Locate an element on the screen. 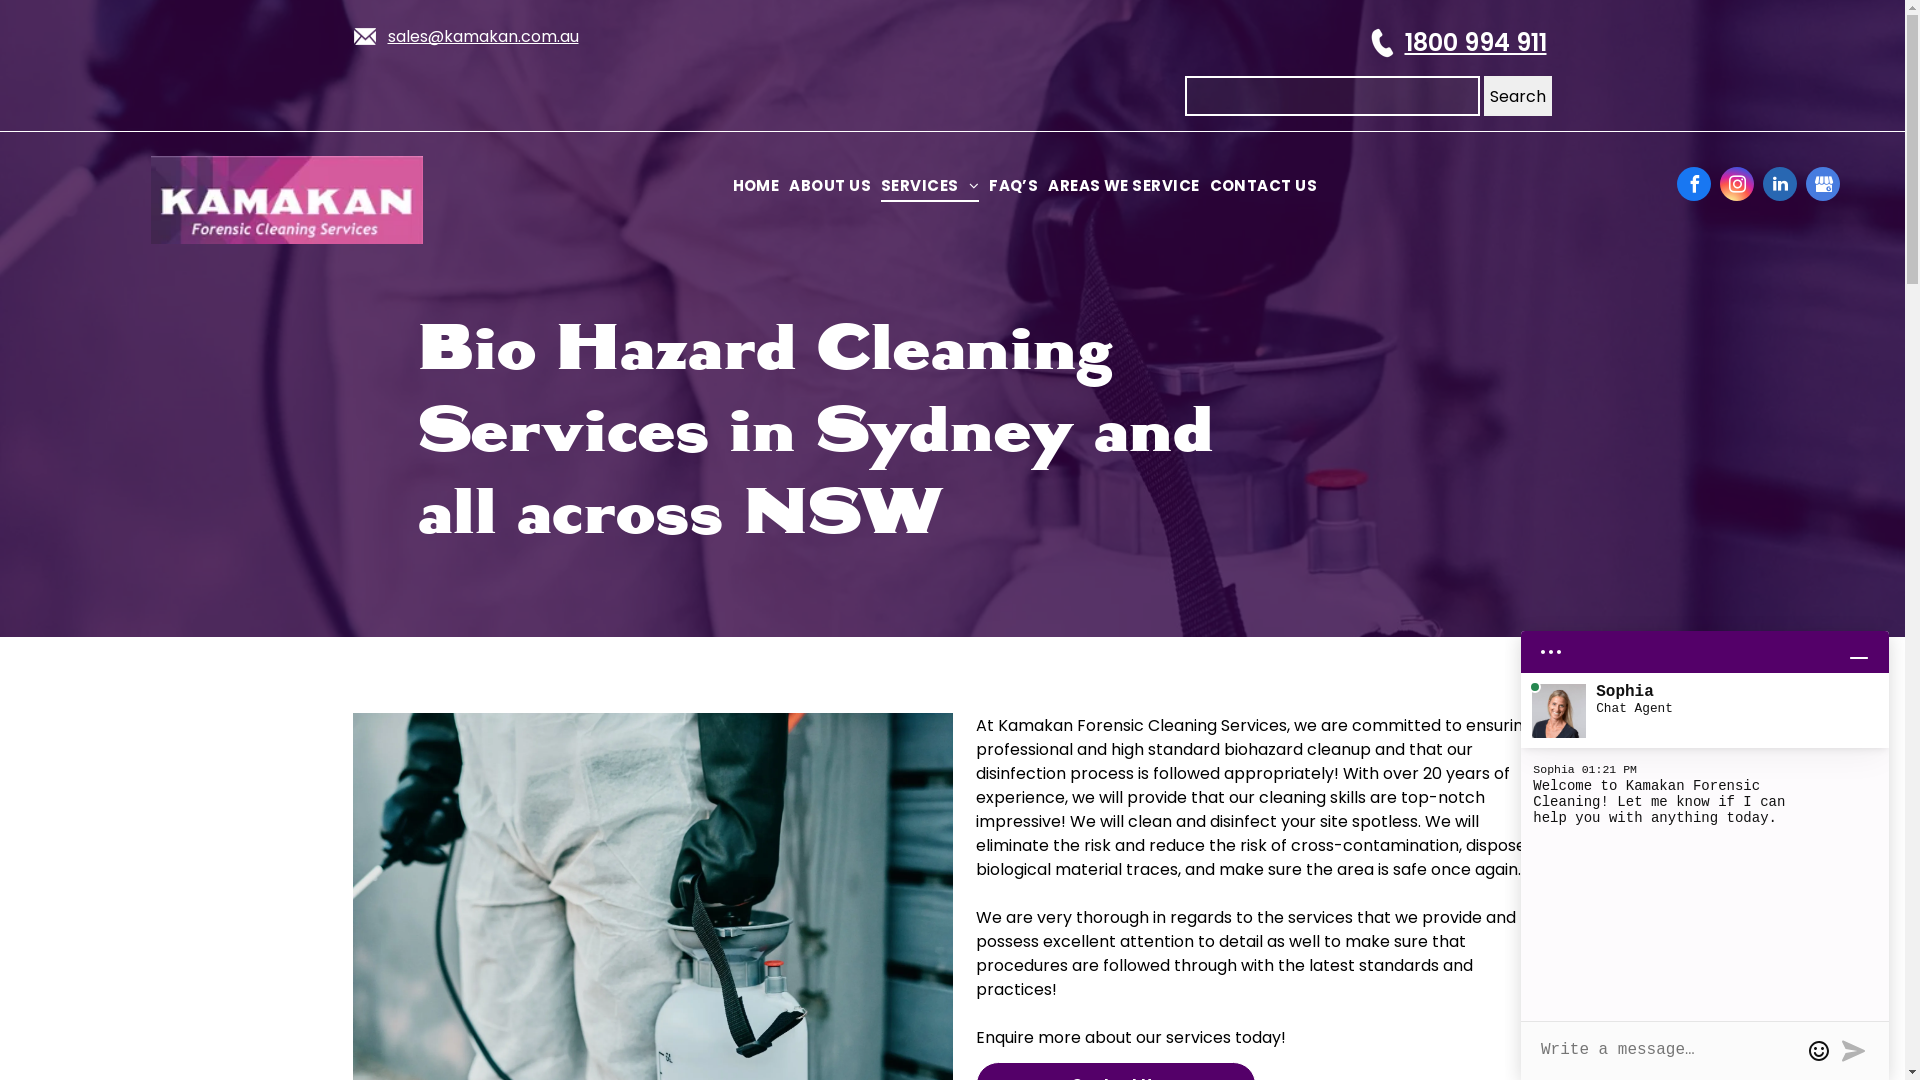 The height and width of the screenshot is (1080, 1920). '1800 994 911' is located at coordinates (1402, 42).